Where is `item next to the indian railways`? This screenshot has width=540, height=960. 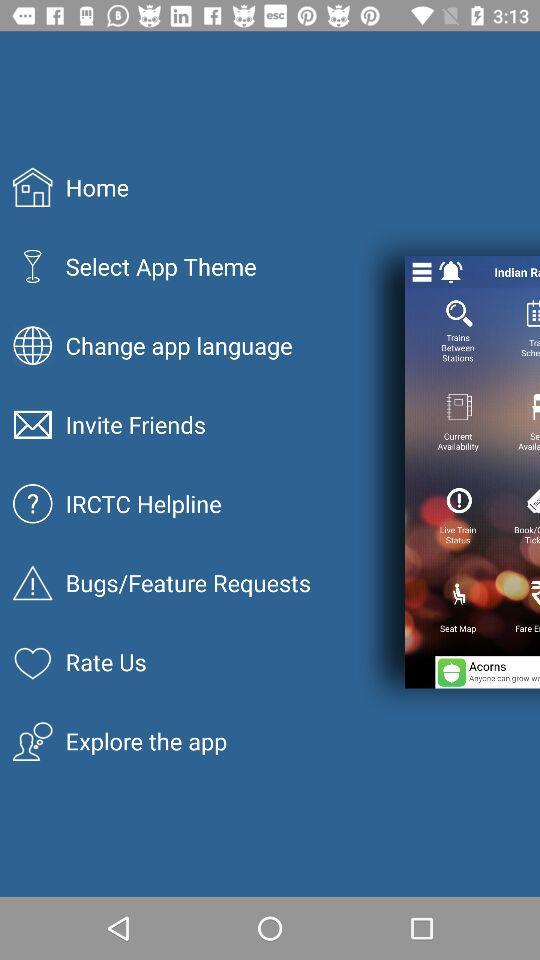 item next to the indian railways is located at coordinates (451, 271).